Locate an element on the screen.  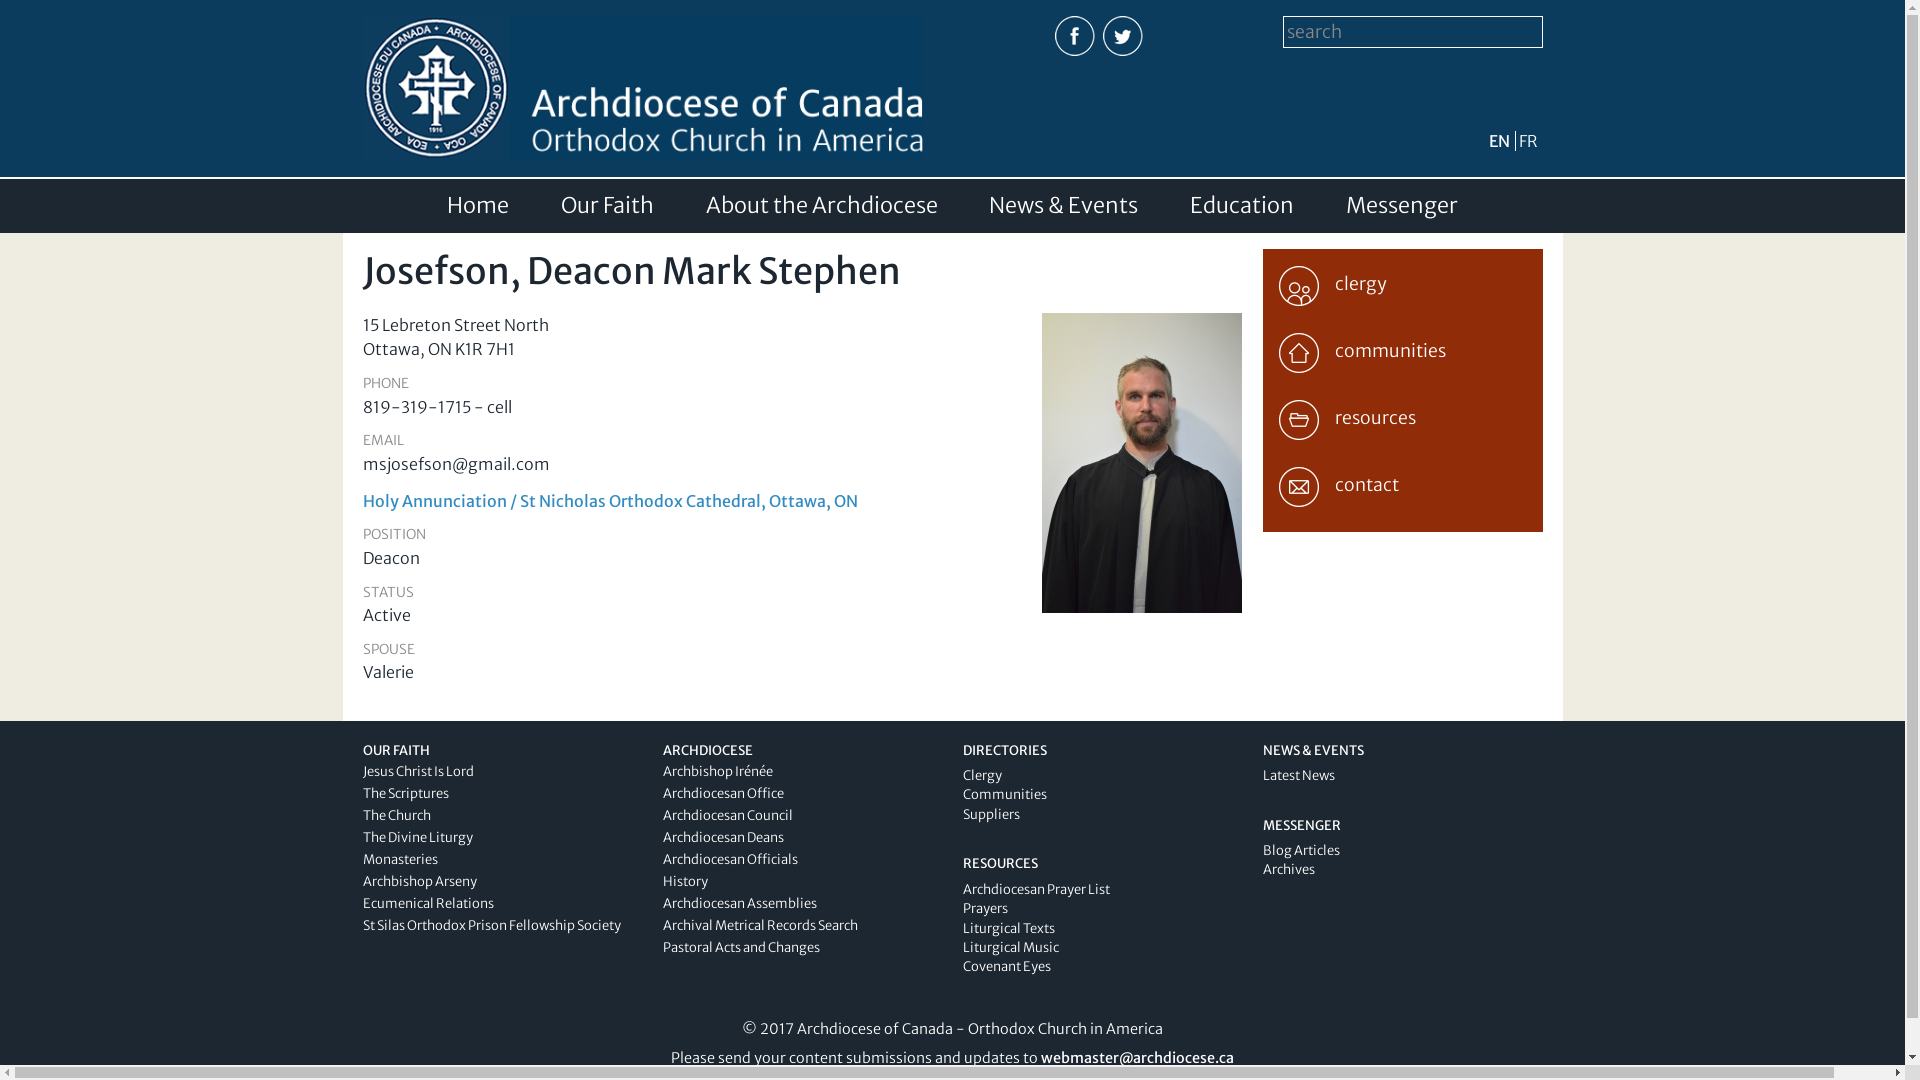
'clergy' is located at coordinates (1400, 281).